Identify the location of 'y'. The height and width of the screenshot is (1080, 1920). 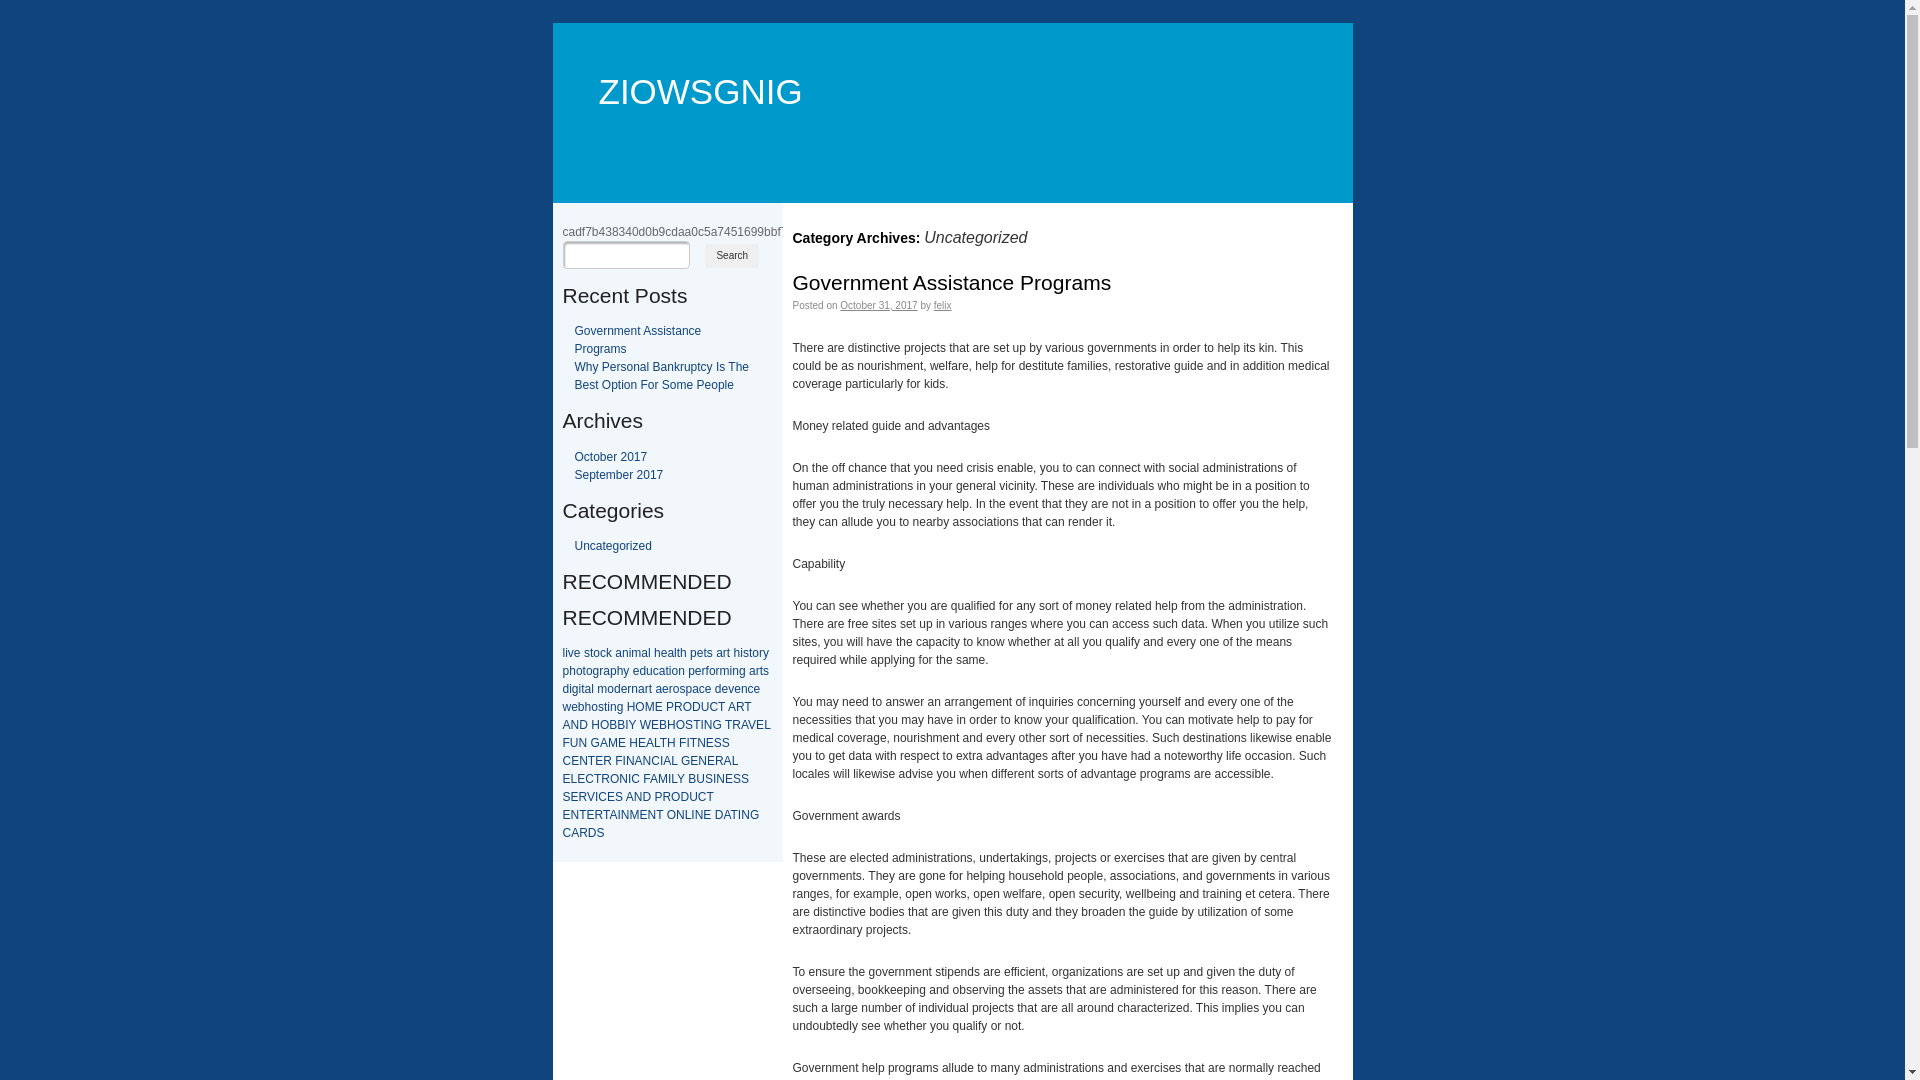
(624, 671).